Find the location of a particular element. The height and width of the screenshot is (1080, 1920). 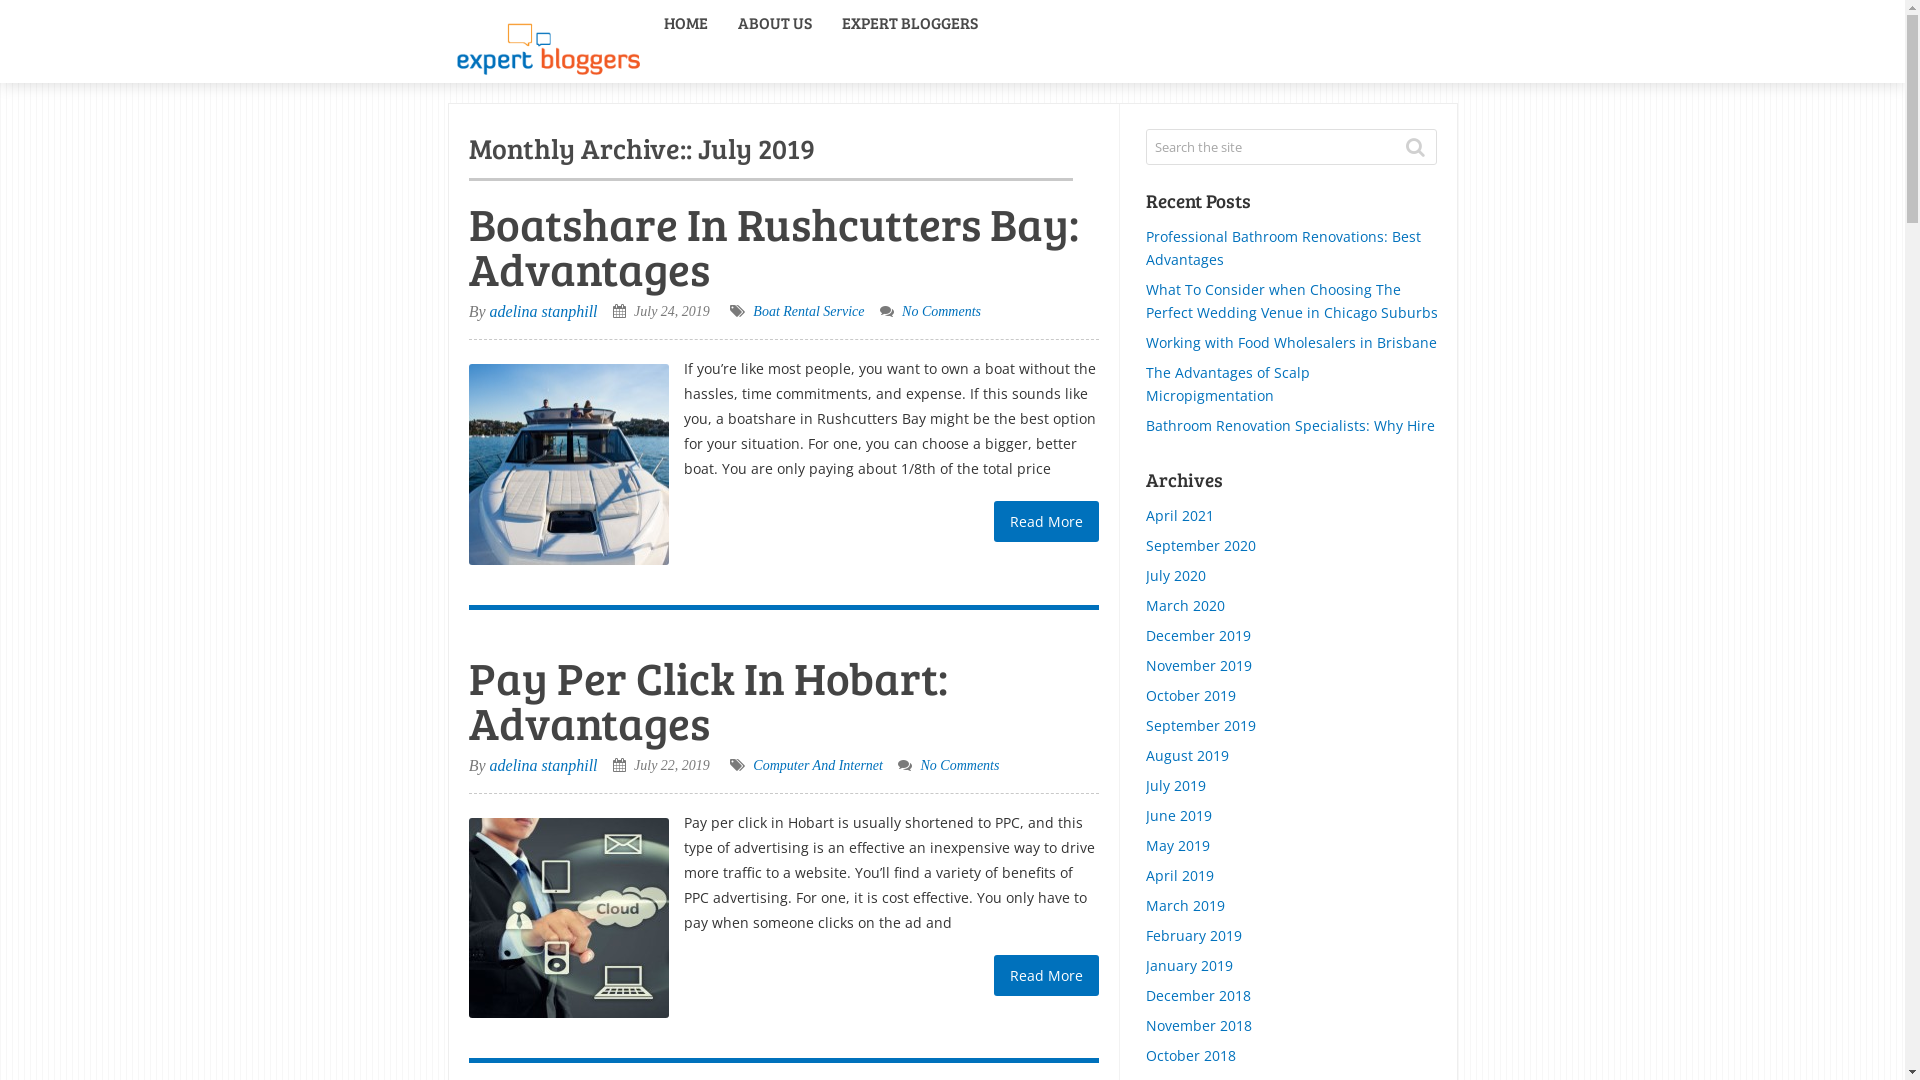

'July 2020' is located at coordinates (1176, 575).